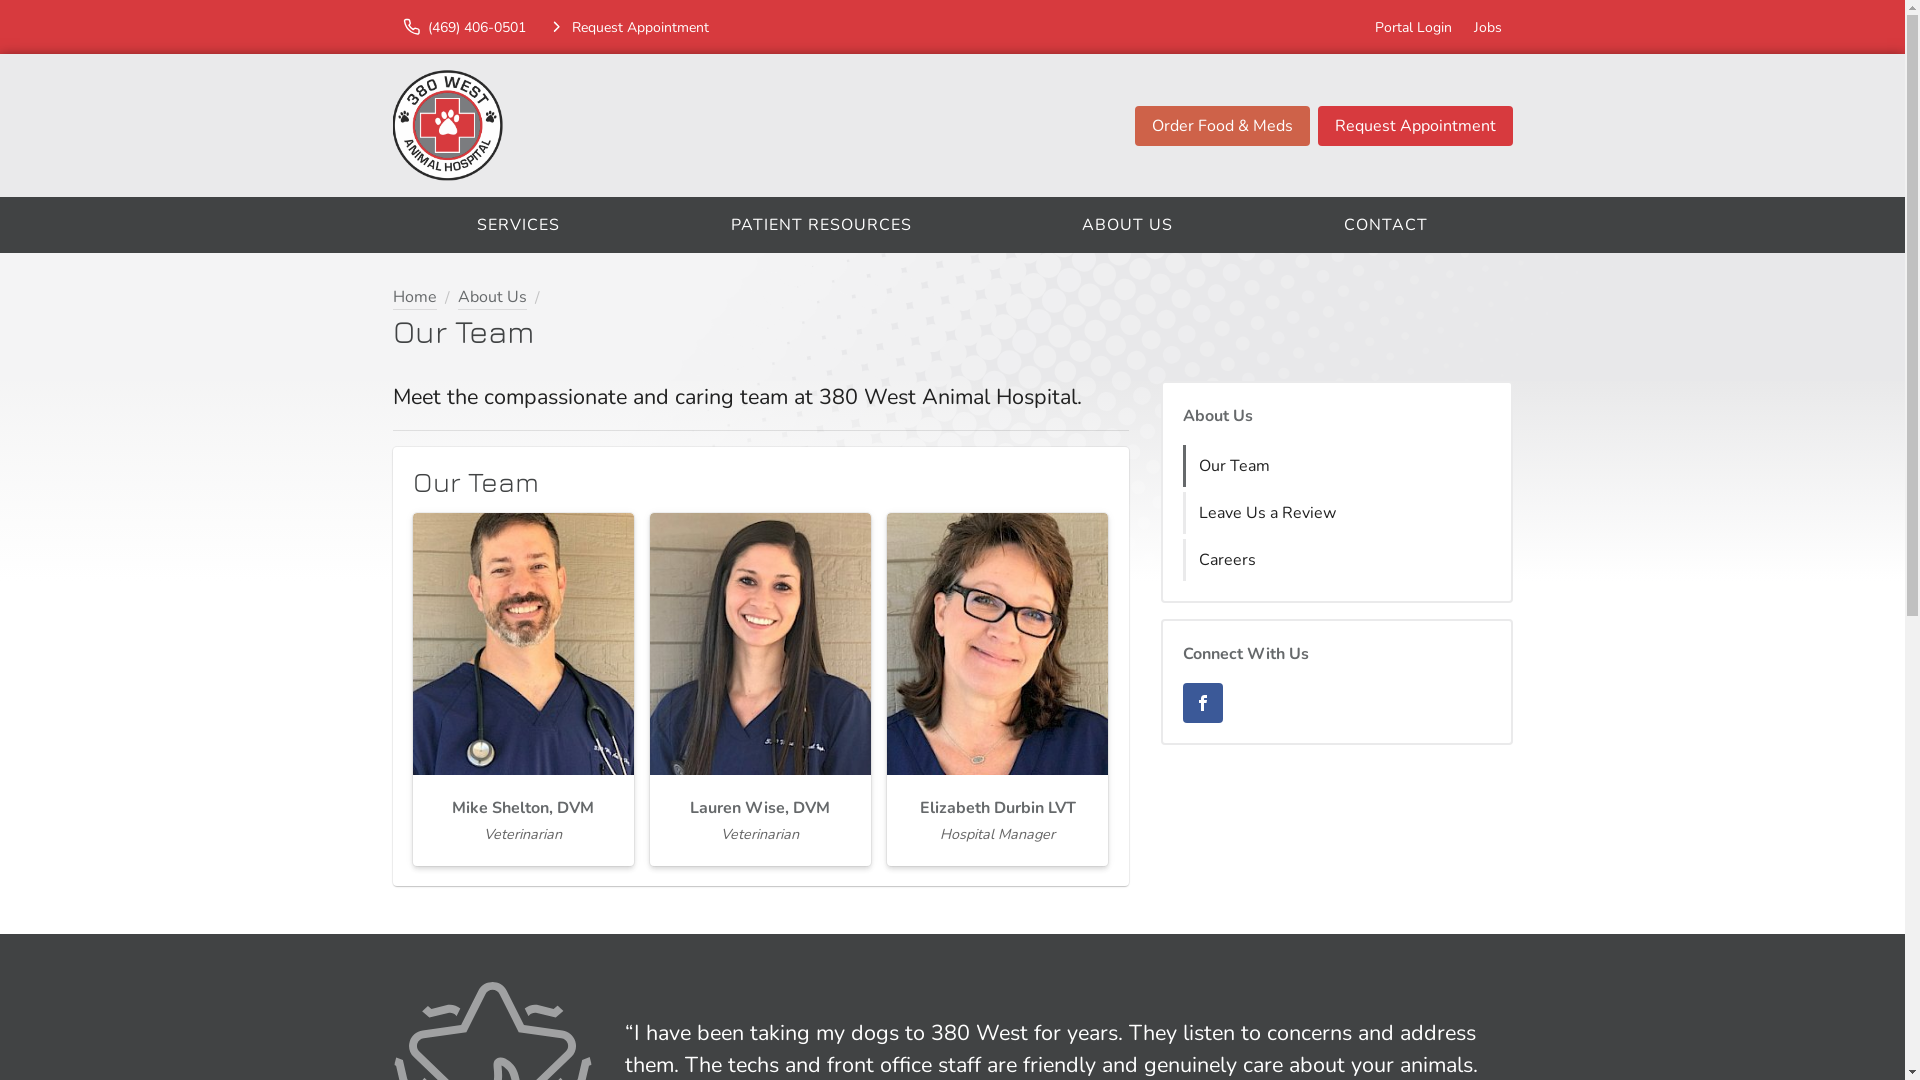 This screenshot has height=1080, width=1920. I want to click on 'About Us', so click(1216, 415).